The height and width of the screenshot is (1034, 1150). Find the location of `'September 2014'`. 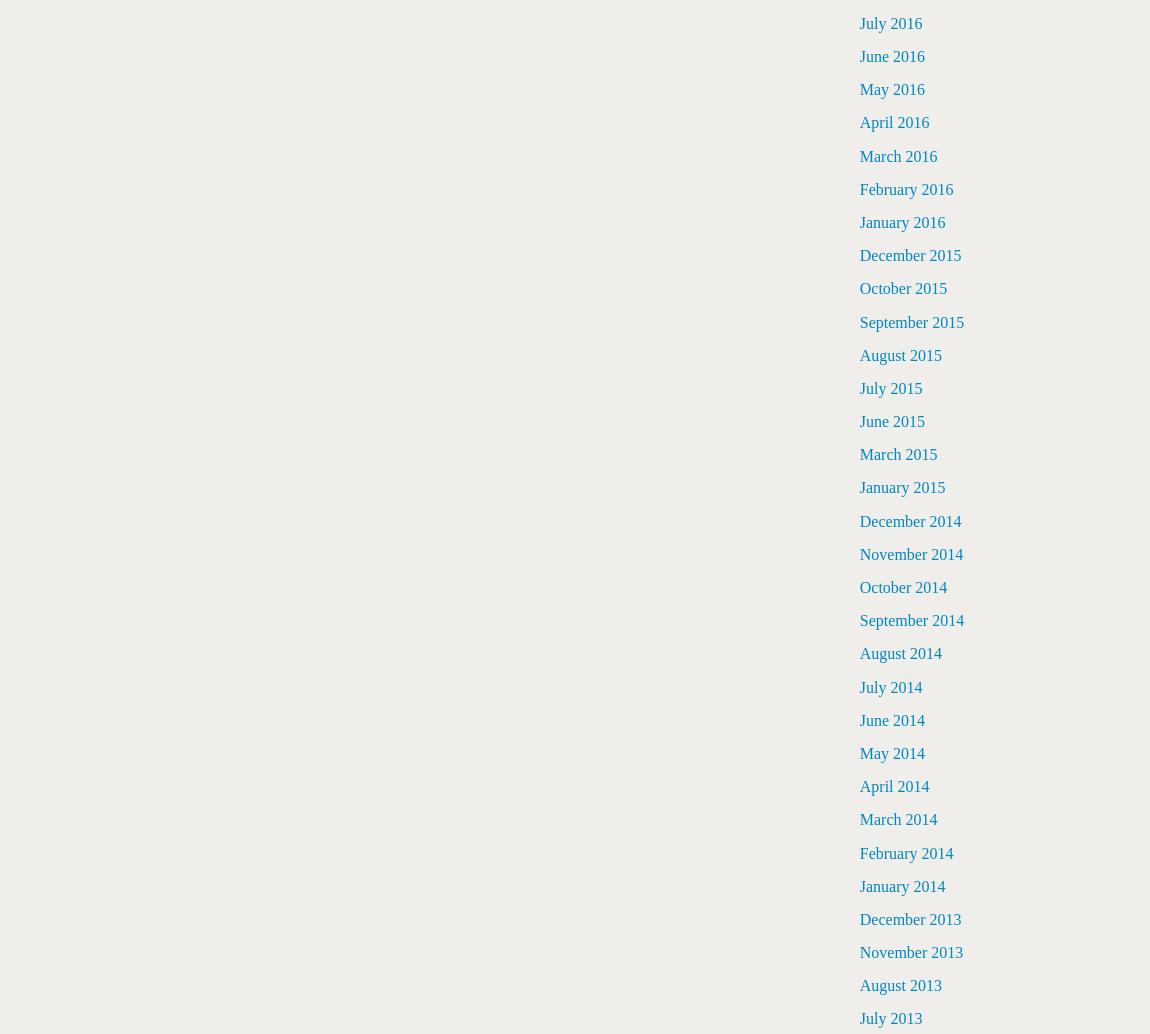

'September 2014' is located at coordinates (911, 620).